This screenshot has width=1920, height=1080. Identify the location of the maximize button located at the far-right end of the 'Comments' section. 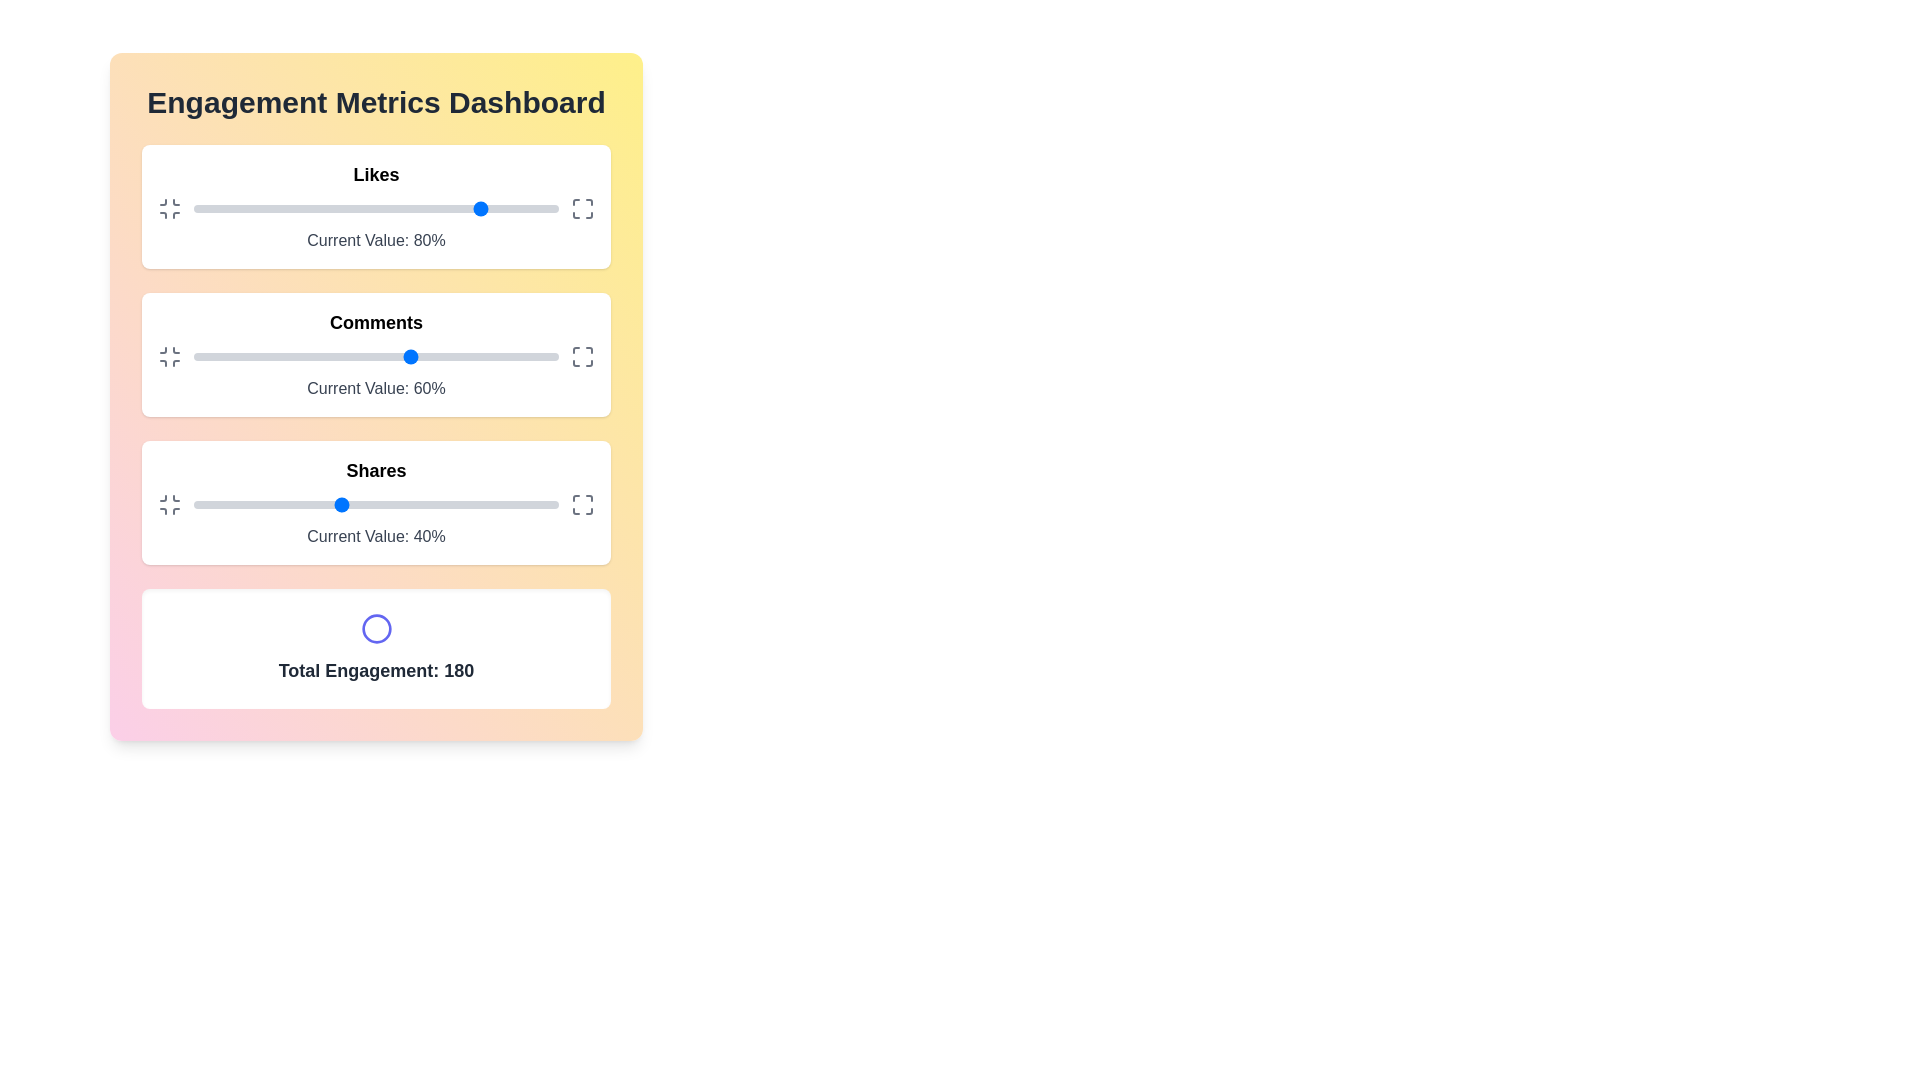
(581, 356).